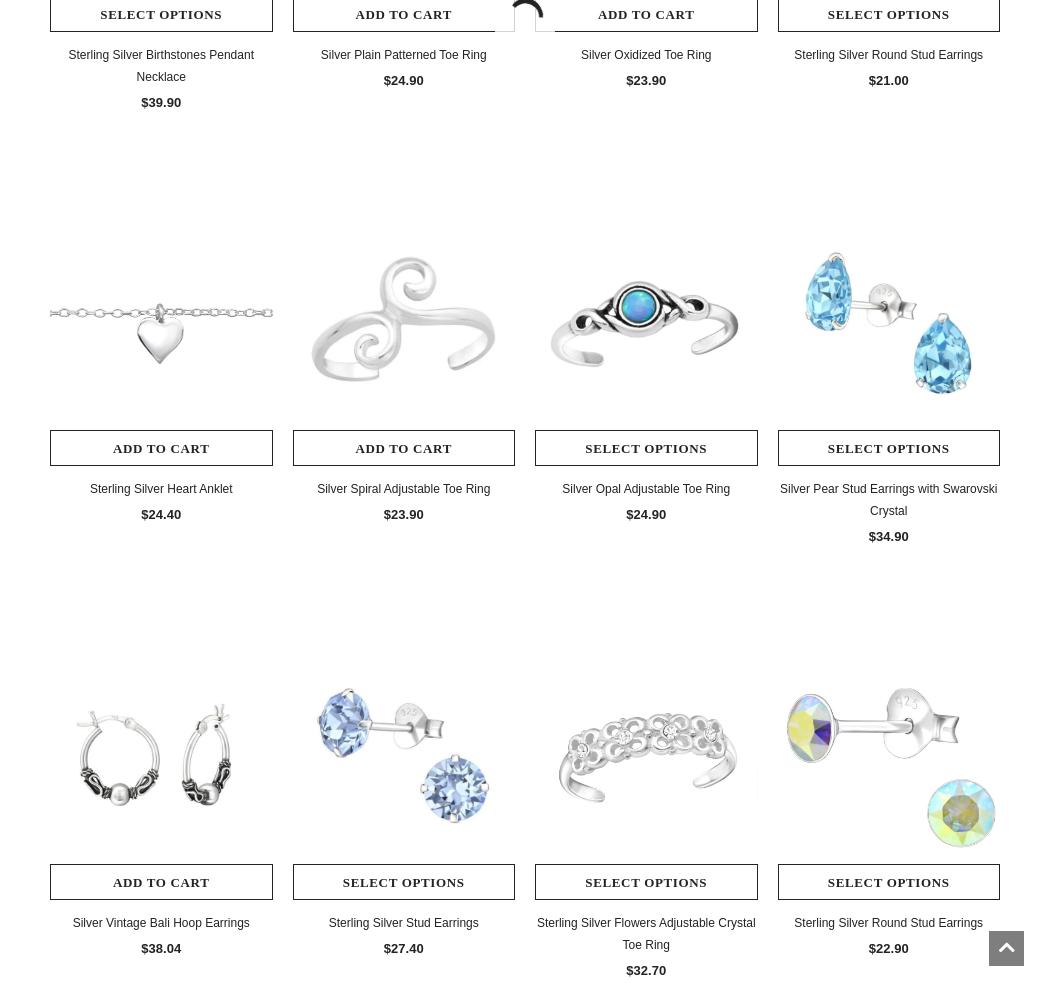 The width and height of the screenshot is (1050, 984). Describe the element at coordinates (644, 970) in the screenshot. I see `'$32.70'` at that location.